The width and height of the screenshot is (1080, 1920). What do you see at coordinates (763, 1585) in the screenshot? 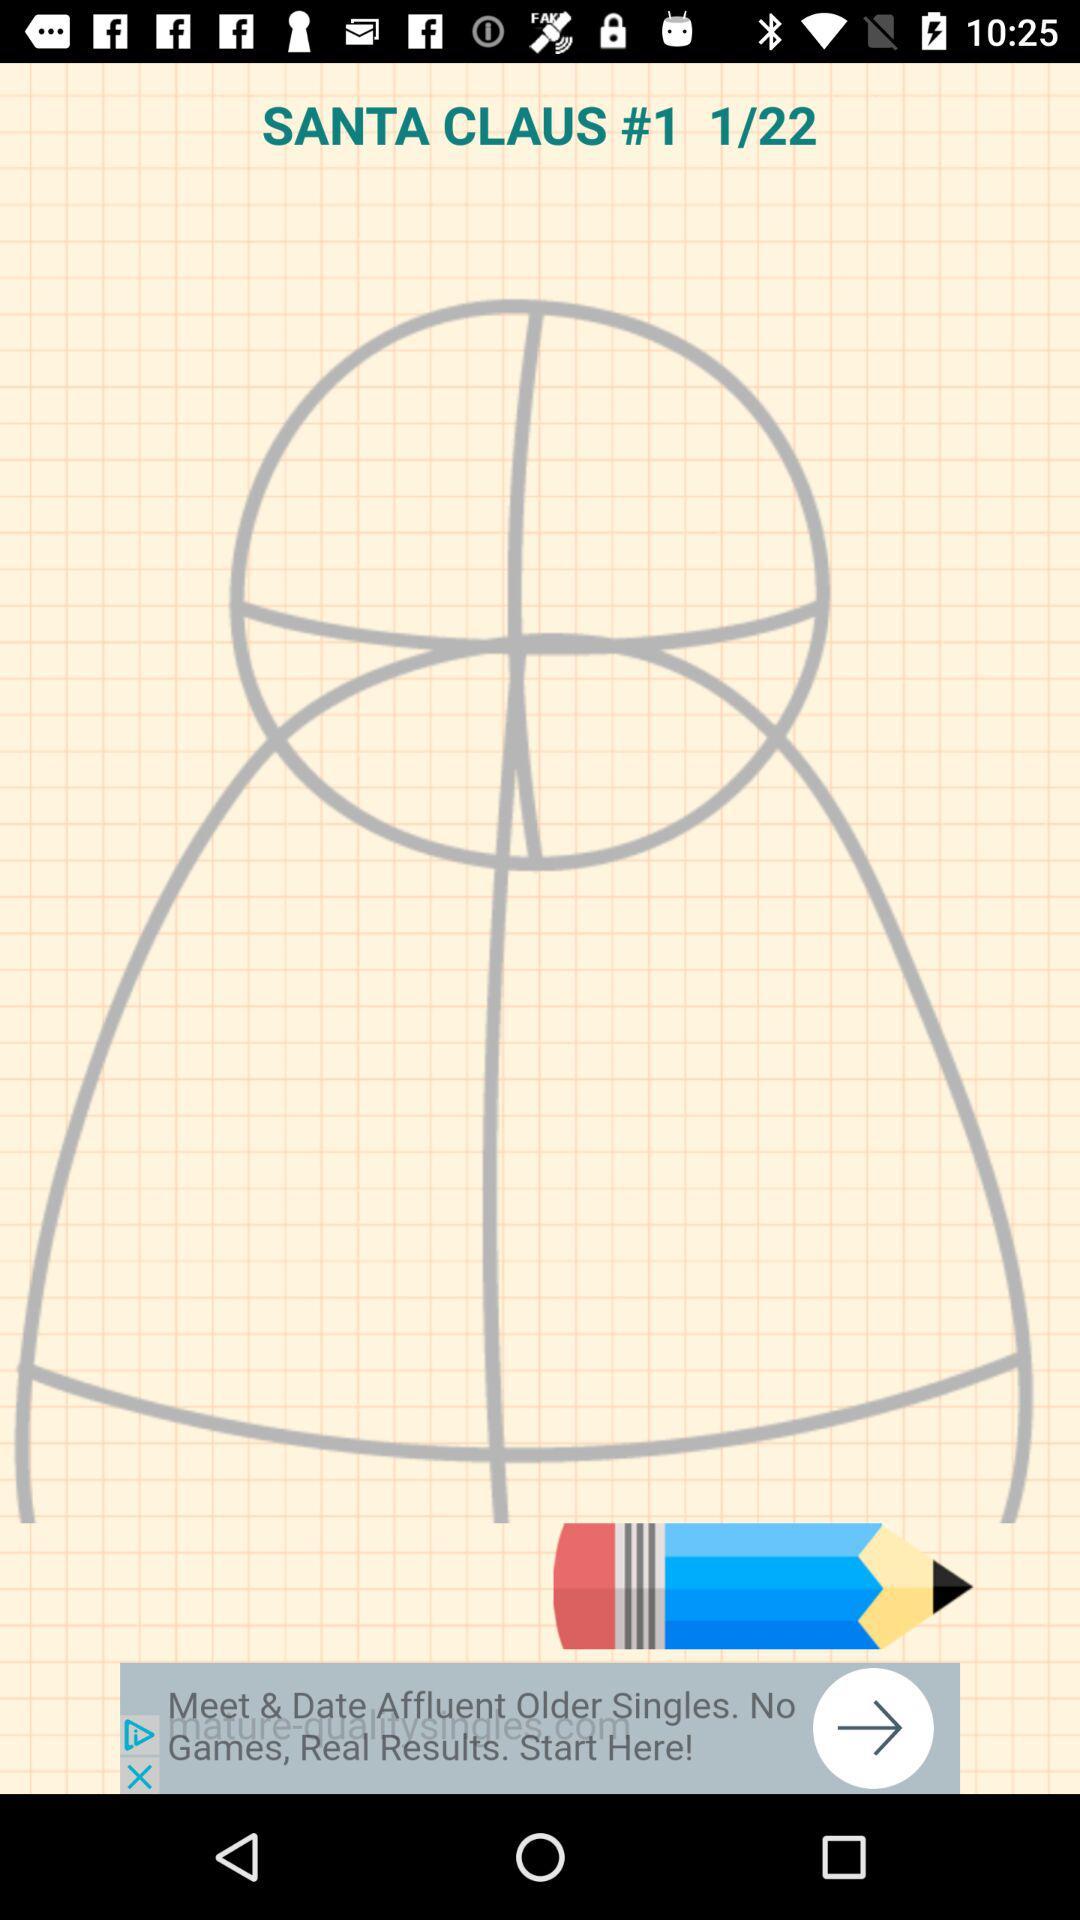
I see `draw` at bounding box center [763, 1585].